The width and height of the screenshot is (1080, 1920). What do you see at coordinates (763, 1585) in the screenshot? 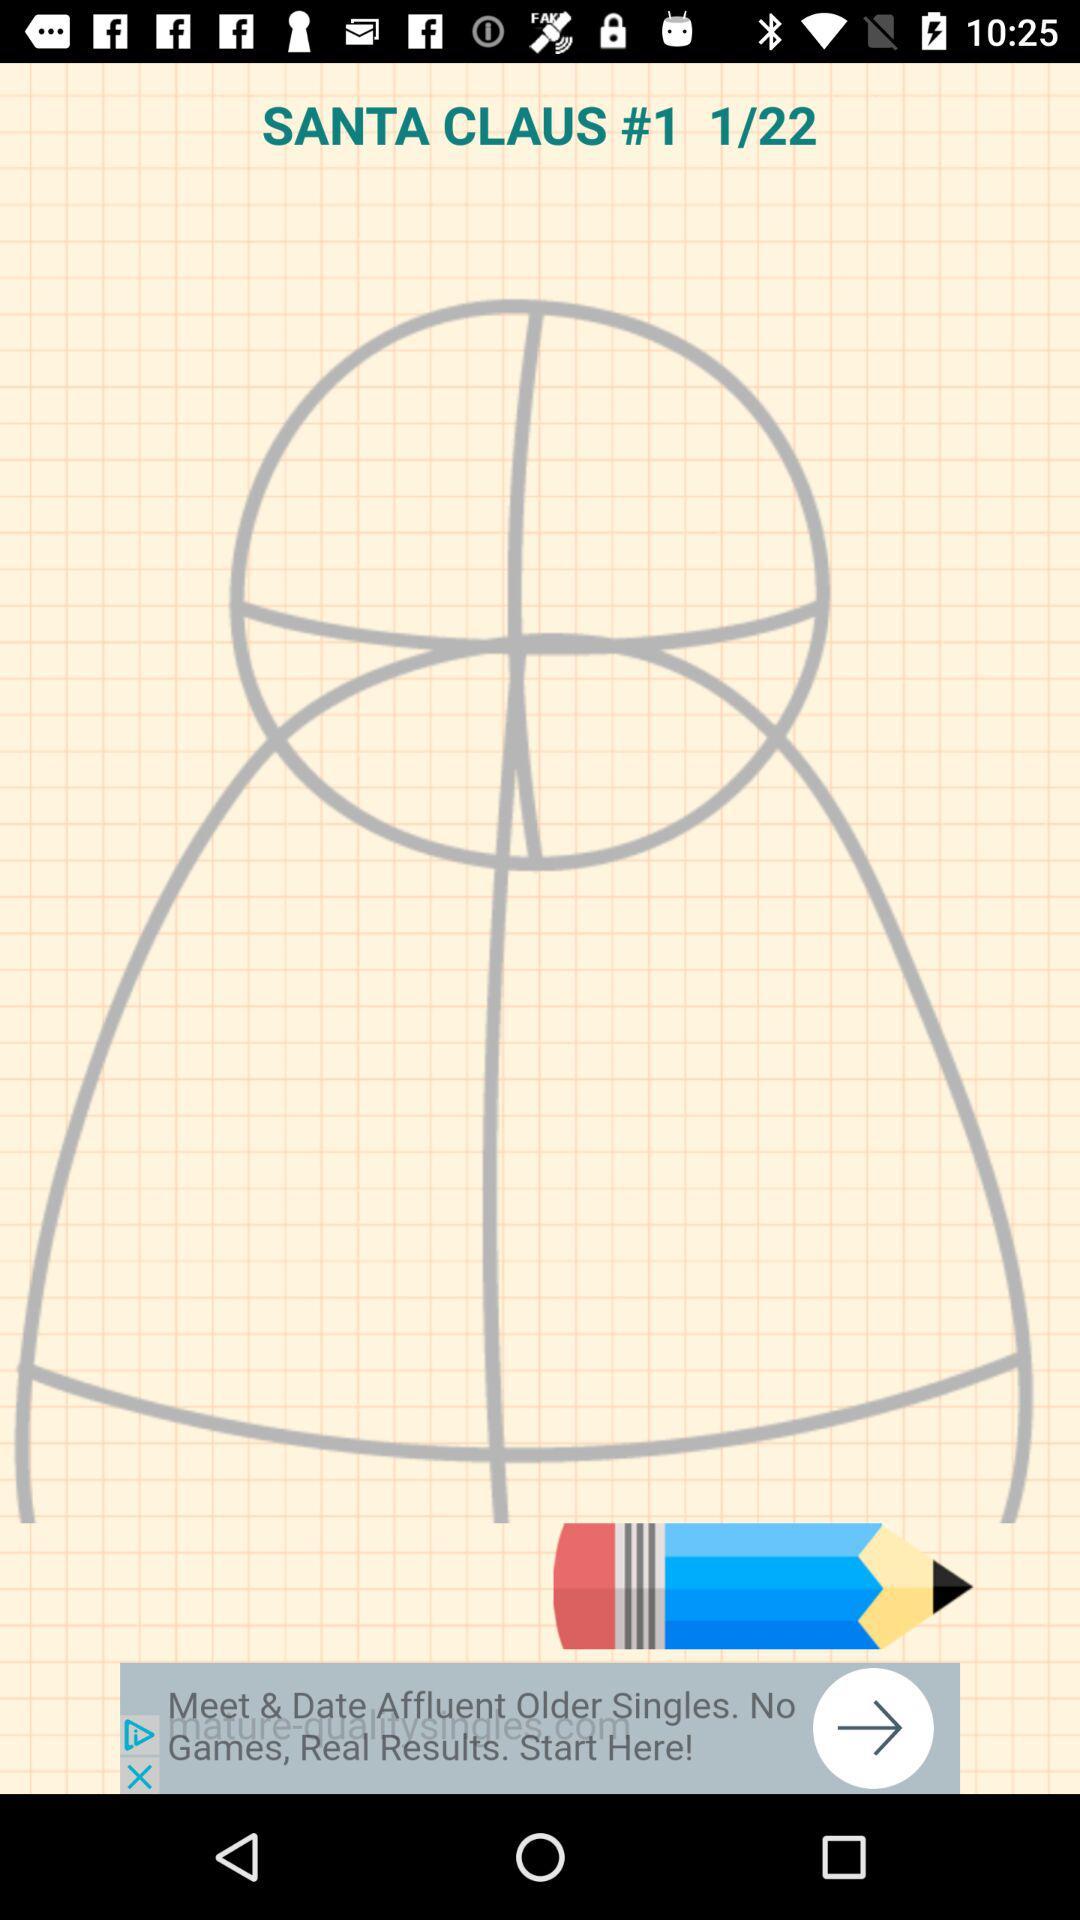
I see `draw` at bounding box center [763, 1585].